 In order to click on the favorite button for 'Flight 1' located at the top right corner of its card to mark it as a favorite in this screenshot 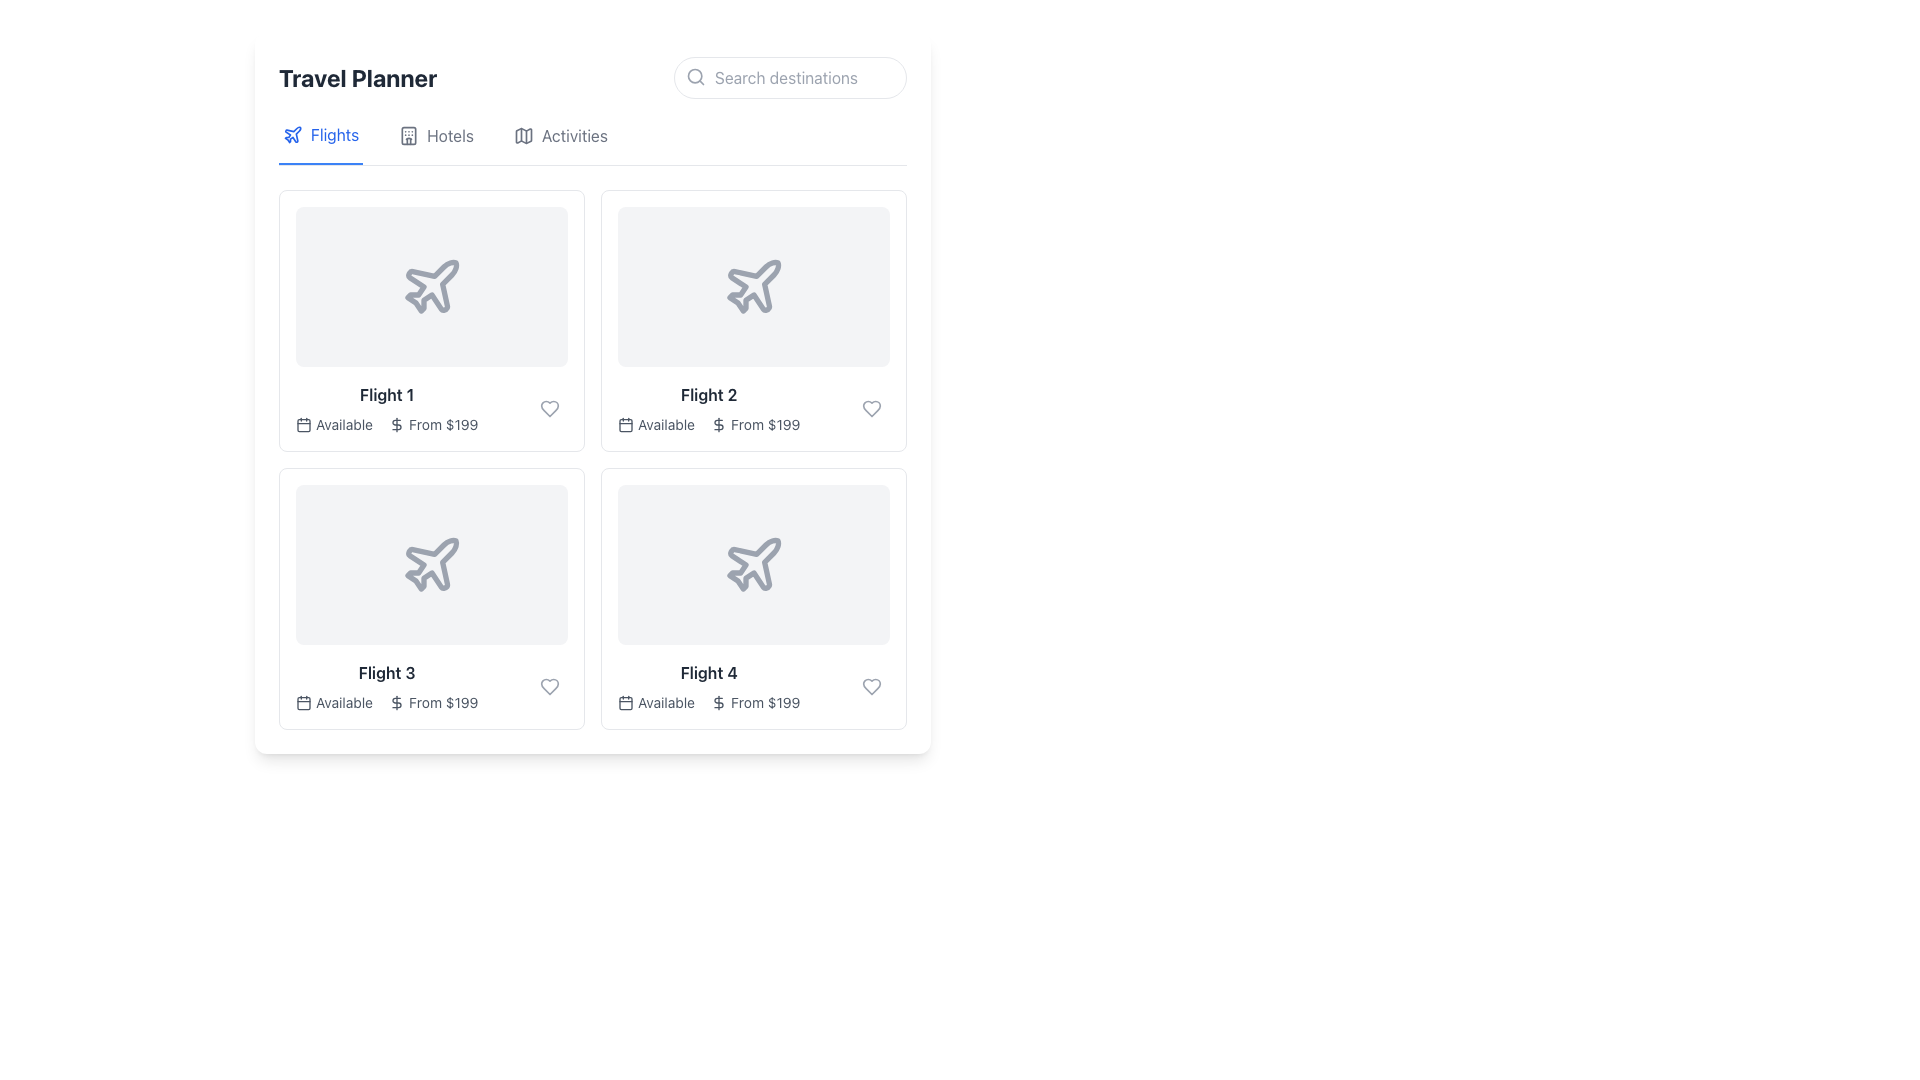, I will do `click(550, 407)`.